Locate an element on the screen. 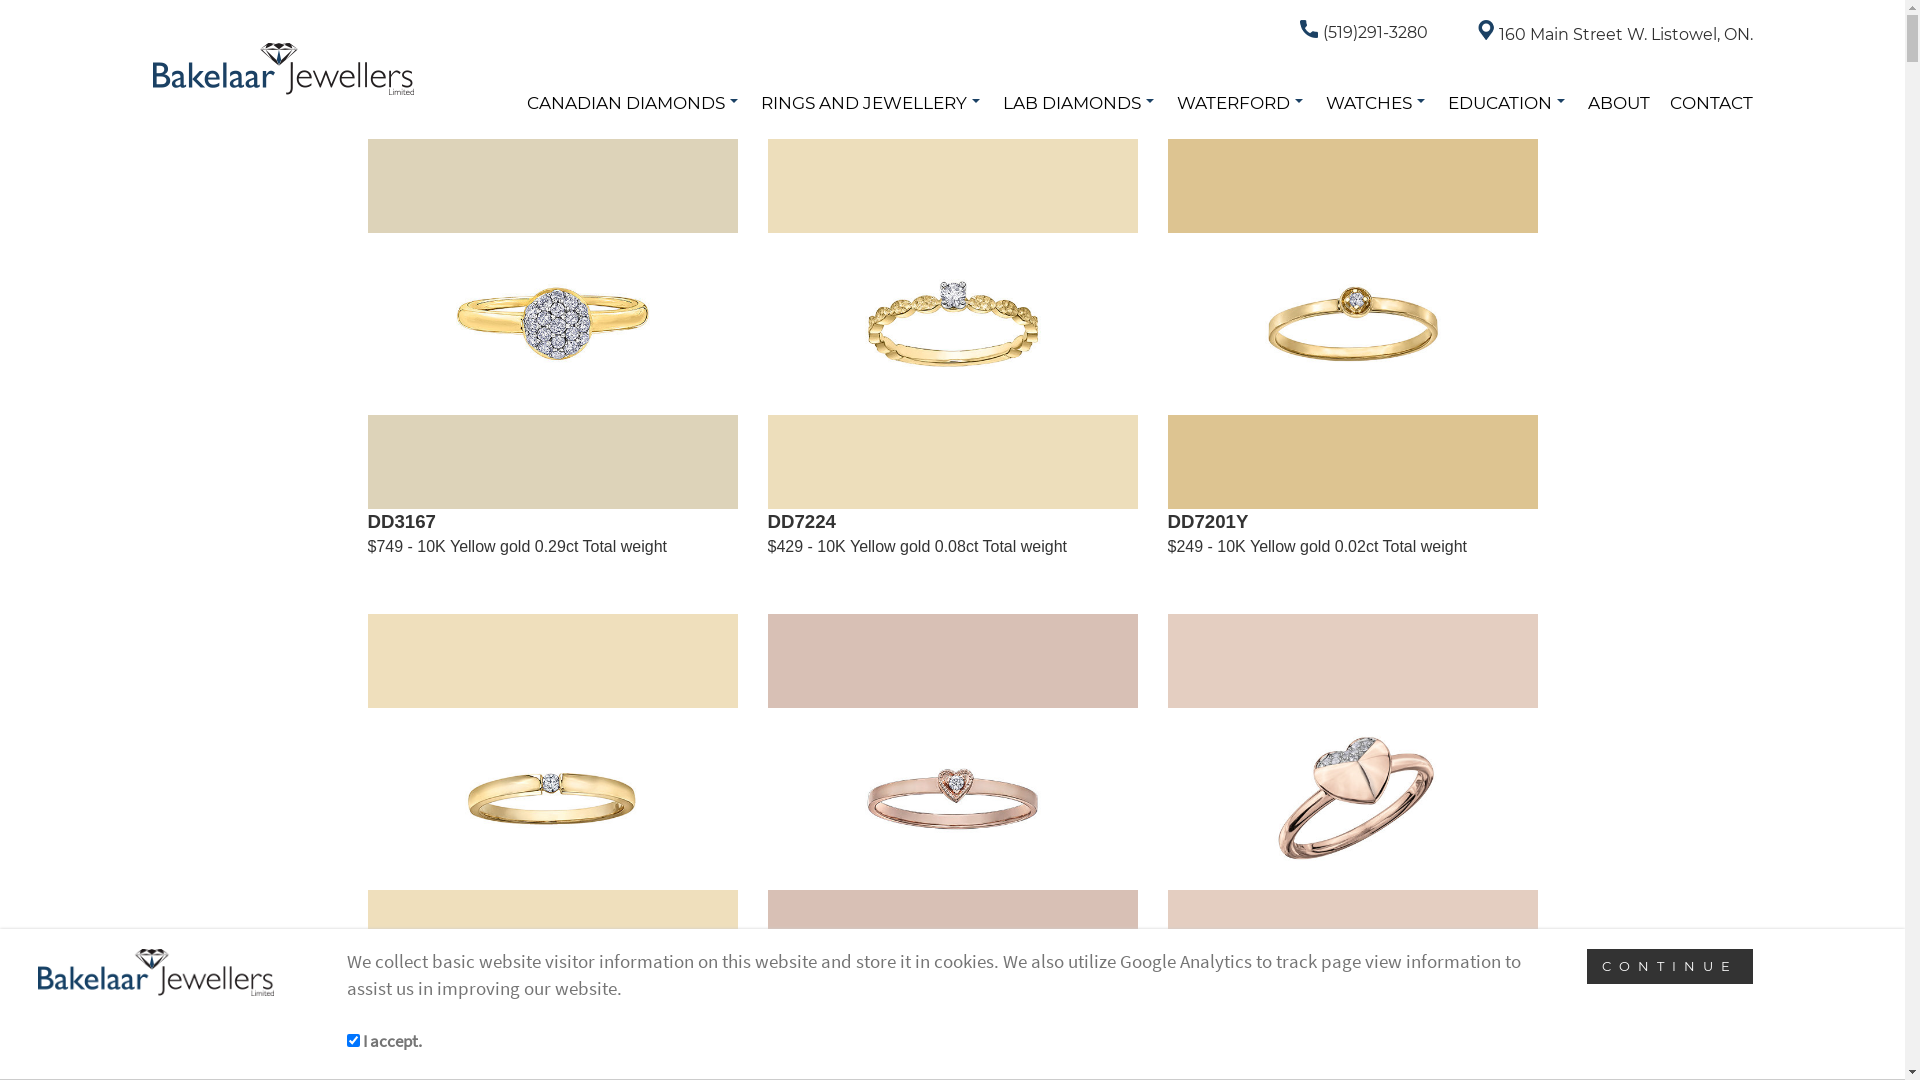 The height and width of the screenshot is (1080, 1920). 'CONTINUE' is located at coordinates (1670, 965).